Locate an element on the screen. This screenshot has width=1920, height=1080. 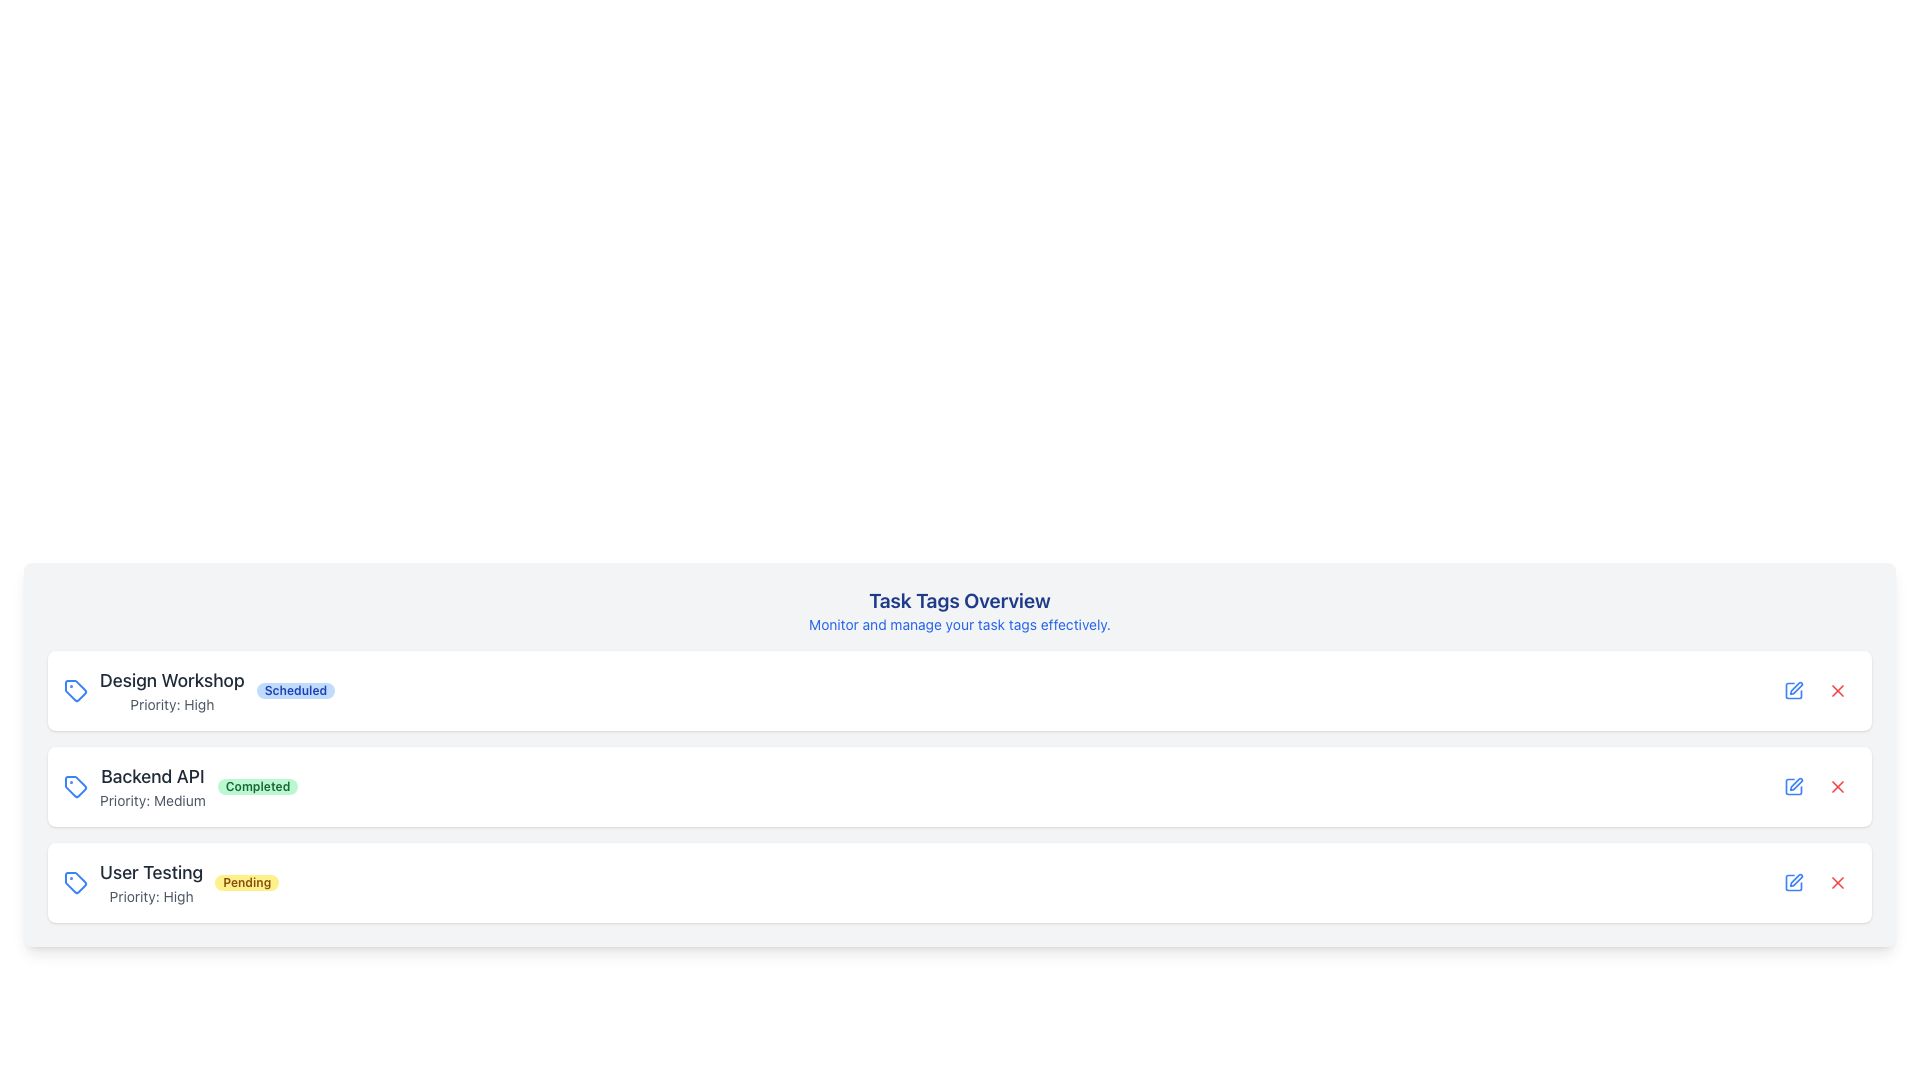
the priority status label indicating 'High', located beneath 'Design Workshop' and aligned to the left side of the first task information row is located at coordinates (172, 704).